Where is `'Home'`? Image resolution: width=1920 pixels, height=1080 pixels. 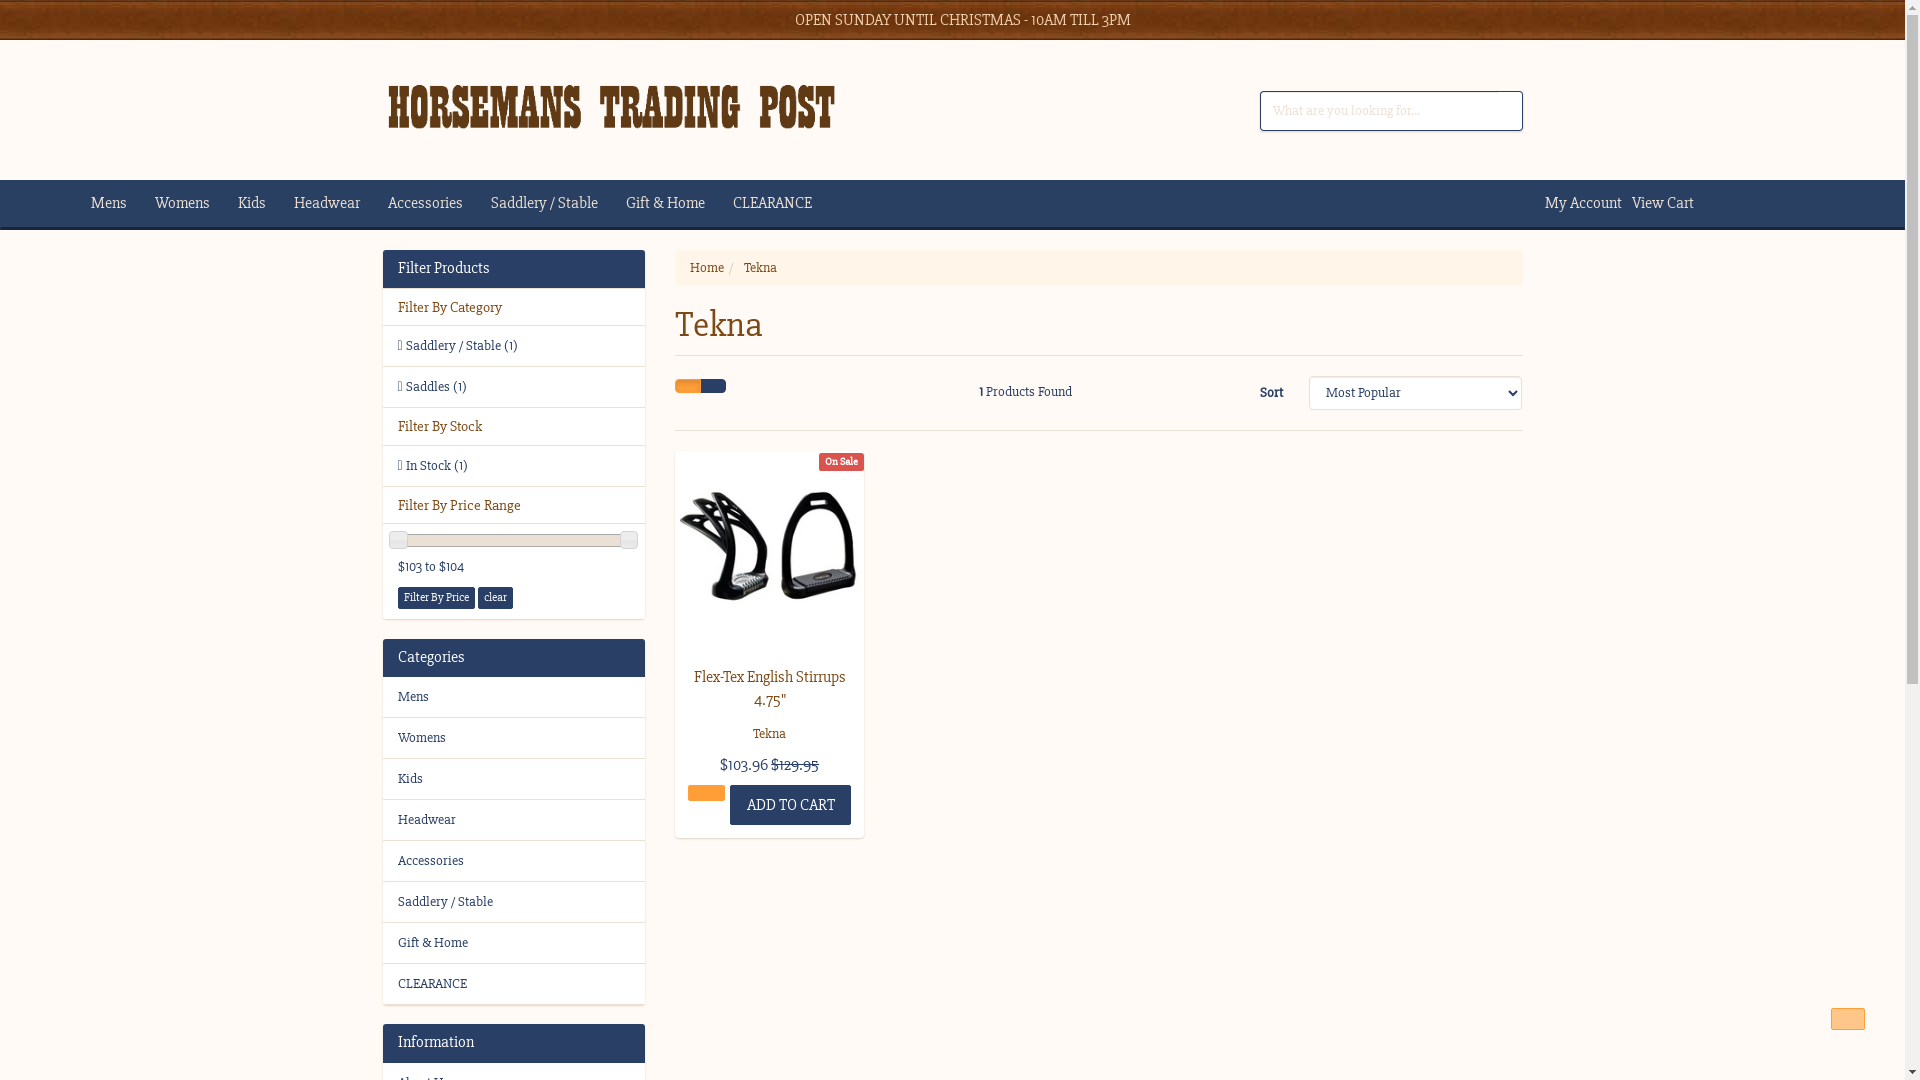 'Home' is located at coordinates (690, 266).